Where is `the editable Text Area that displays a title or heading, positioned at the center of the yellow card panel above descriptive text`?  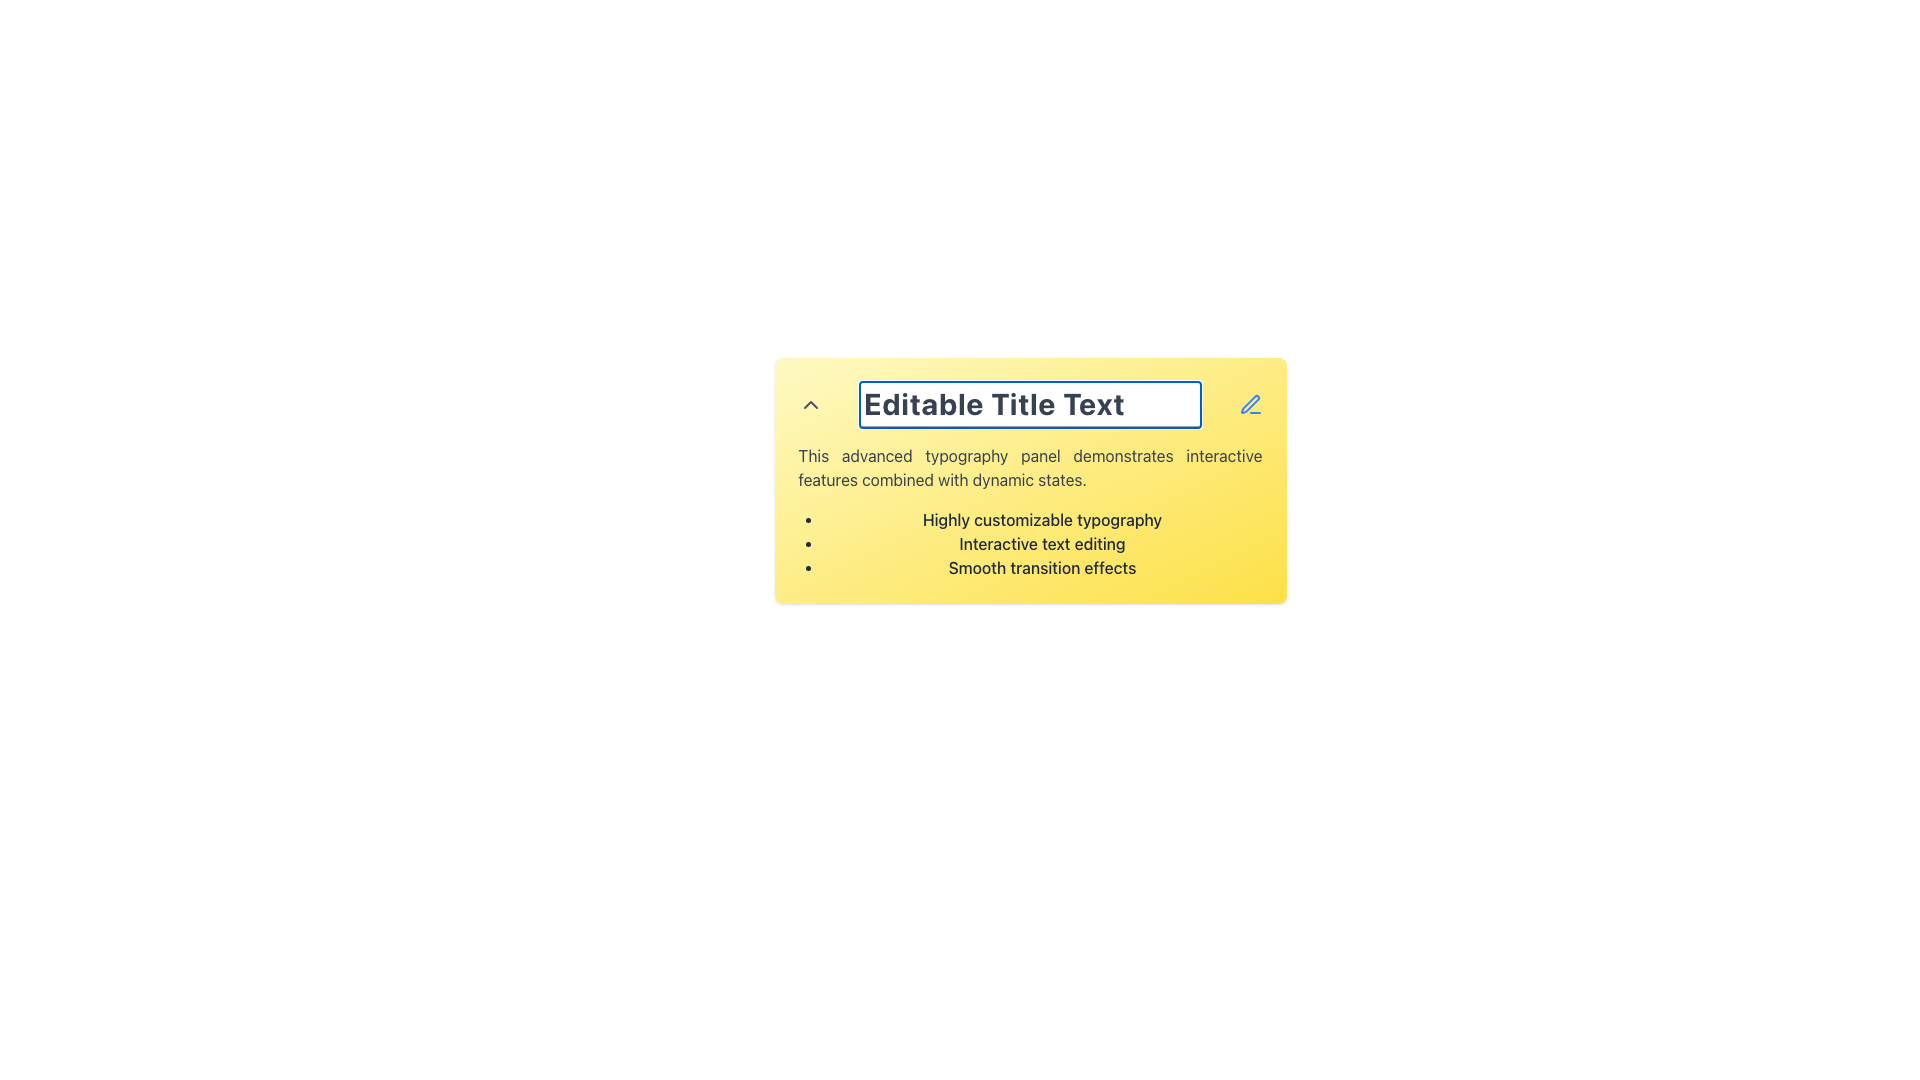 the editable Text Area that displays a title or heading, positioned at the center of the yellow card panel above descriptive text is located at coordinates (1030, 405).